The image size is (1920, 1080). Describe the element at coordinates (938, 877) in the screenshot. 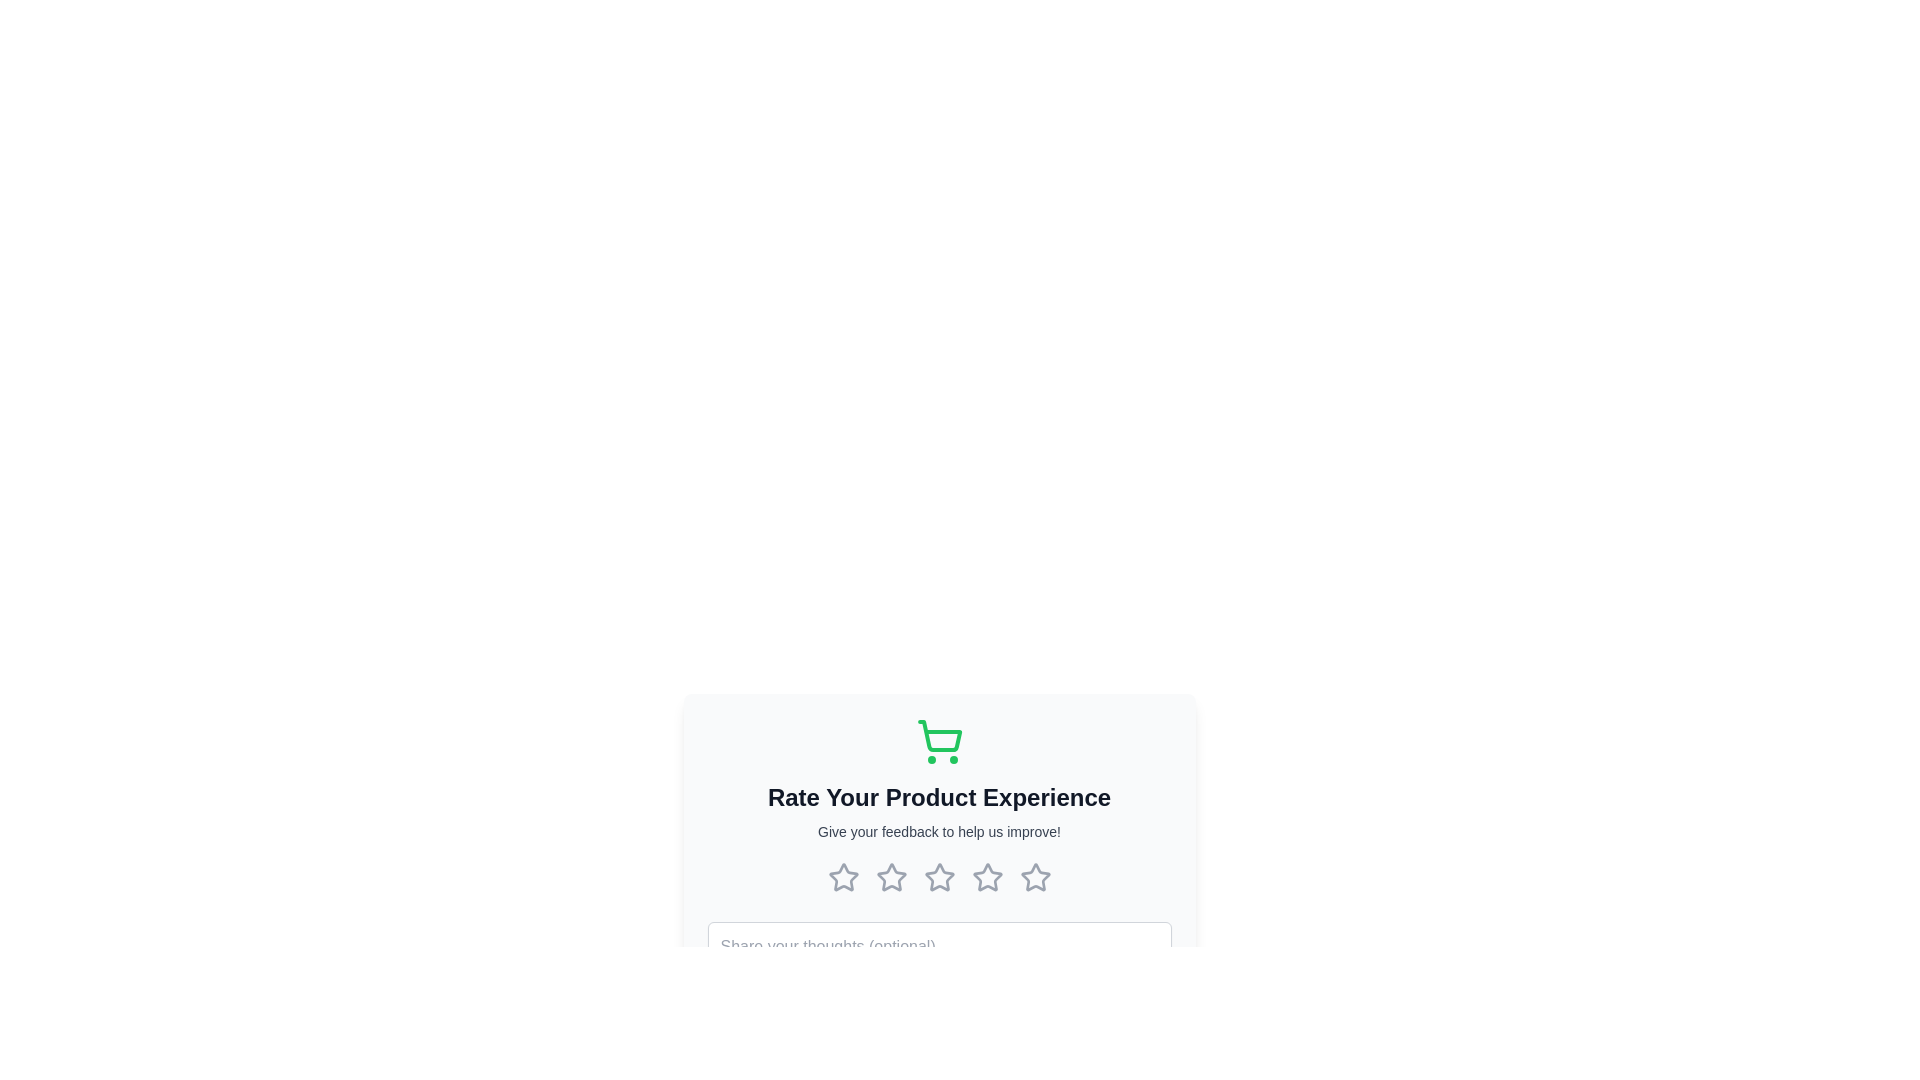

I see `the star icon in the Rating input component` at that location.